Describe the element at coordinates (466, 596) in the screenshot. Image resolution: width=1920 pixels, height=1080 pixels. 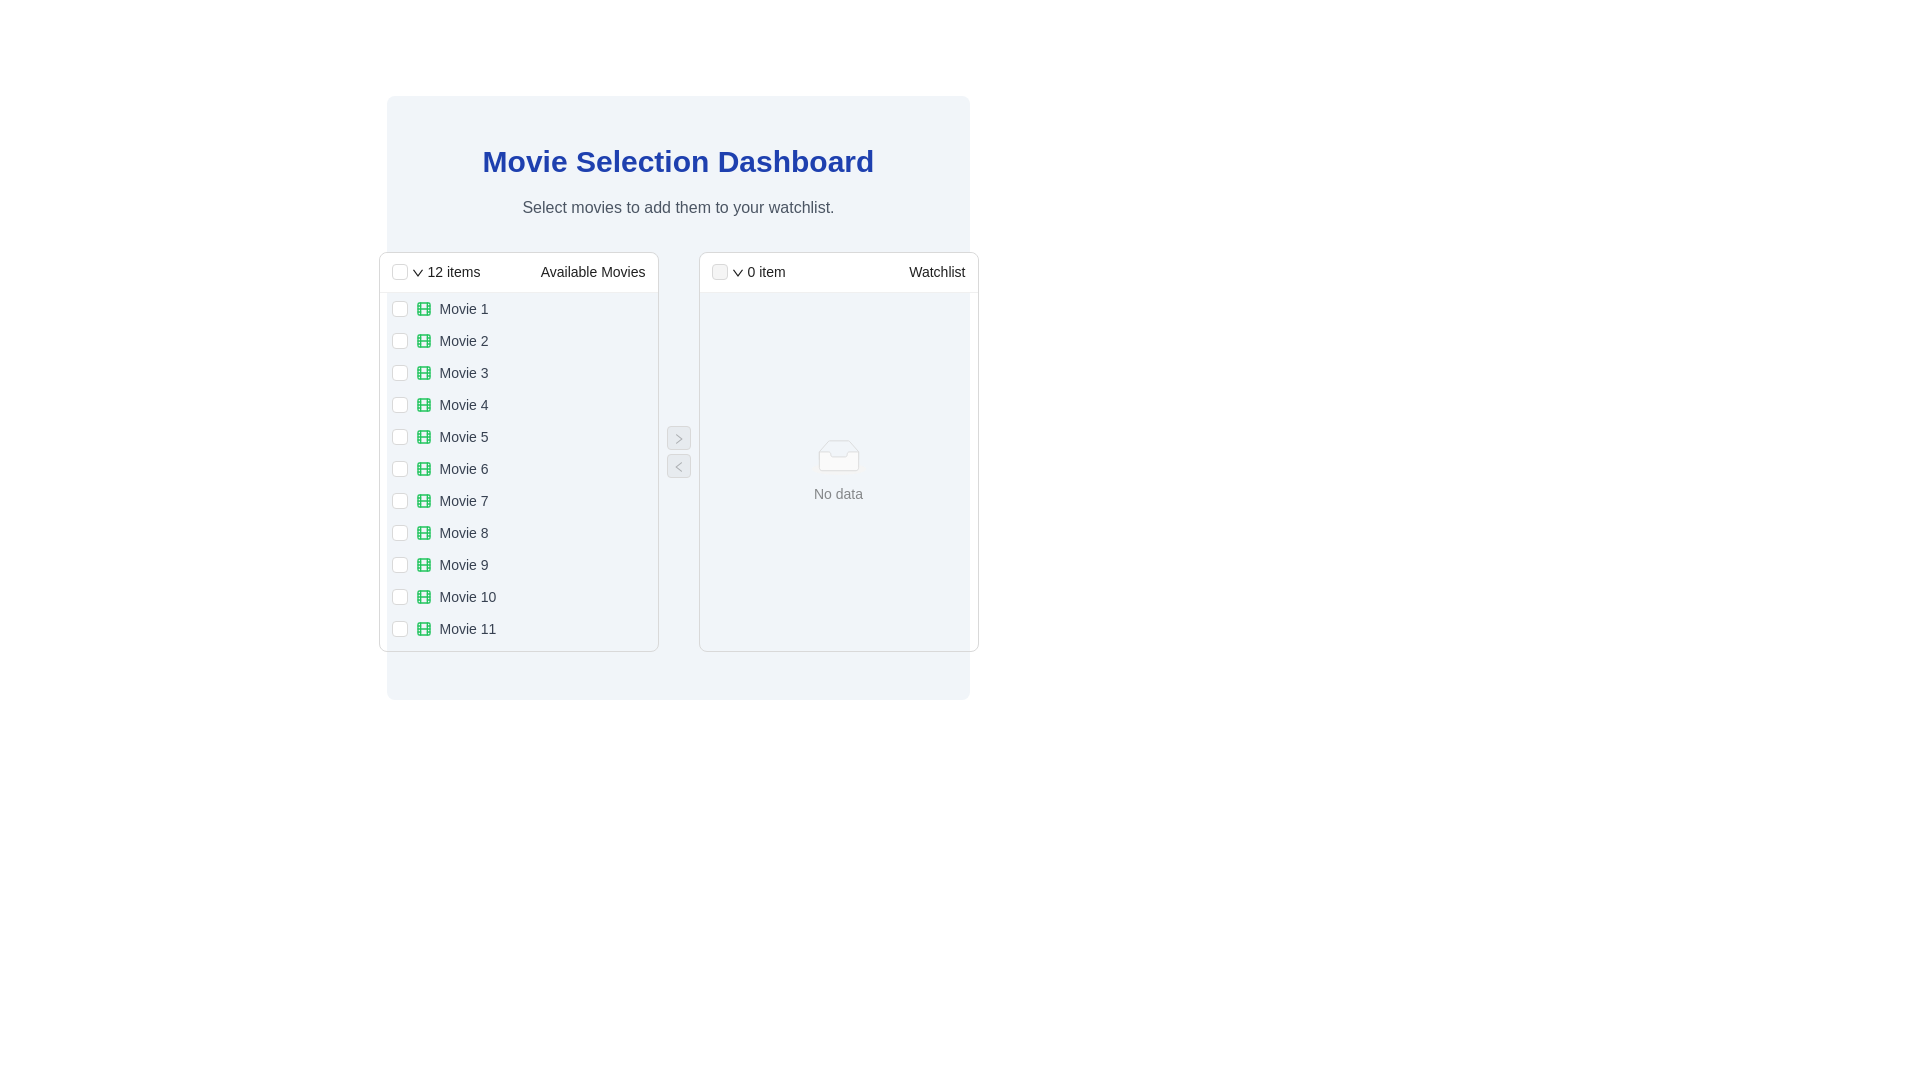
I see `the text label displaying 'Movie 10'` at that location.